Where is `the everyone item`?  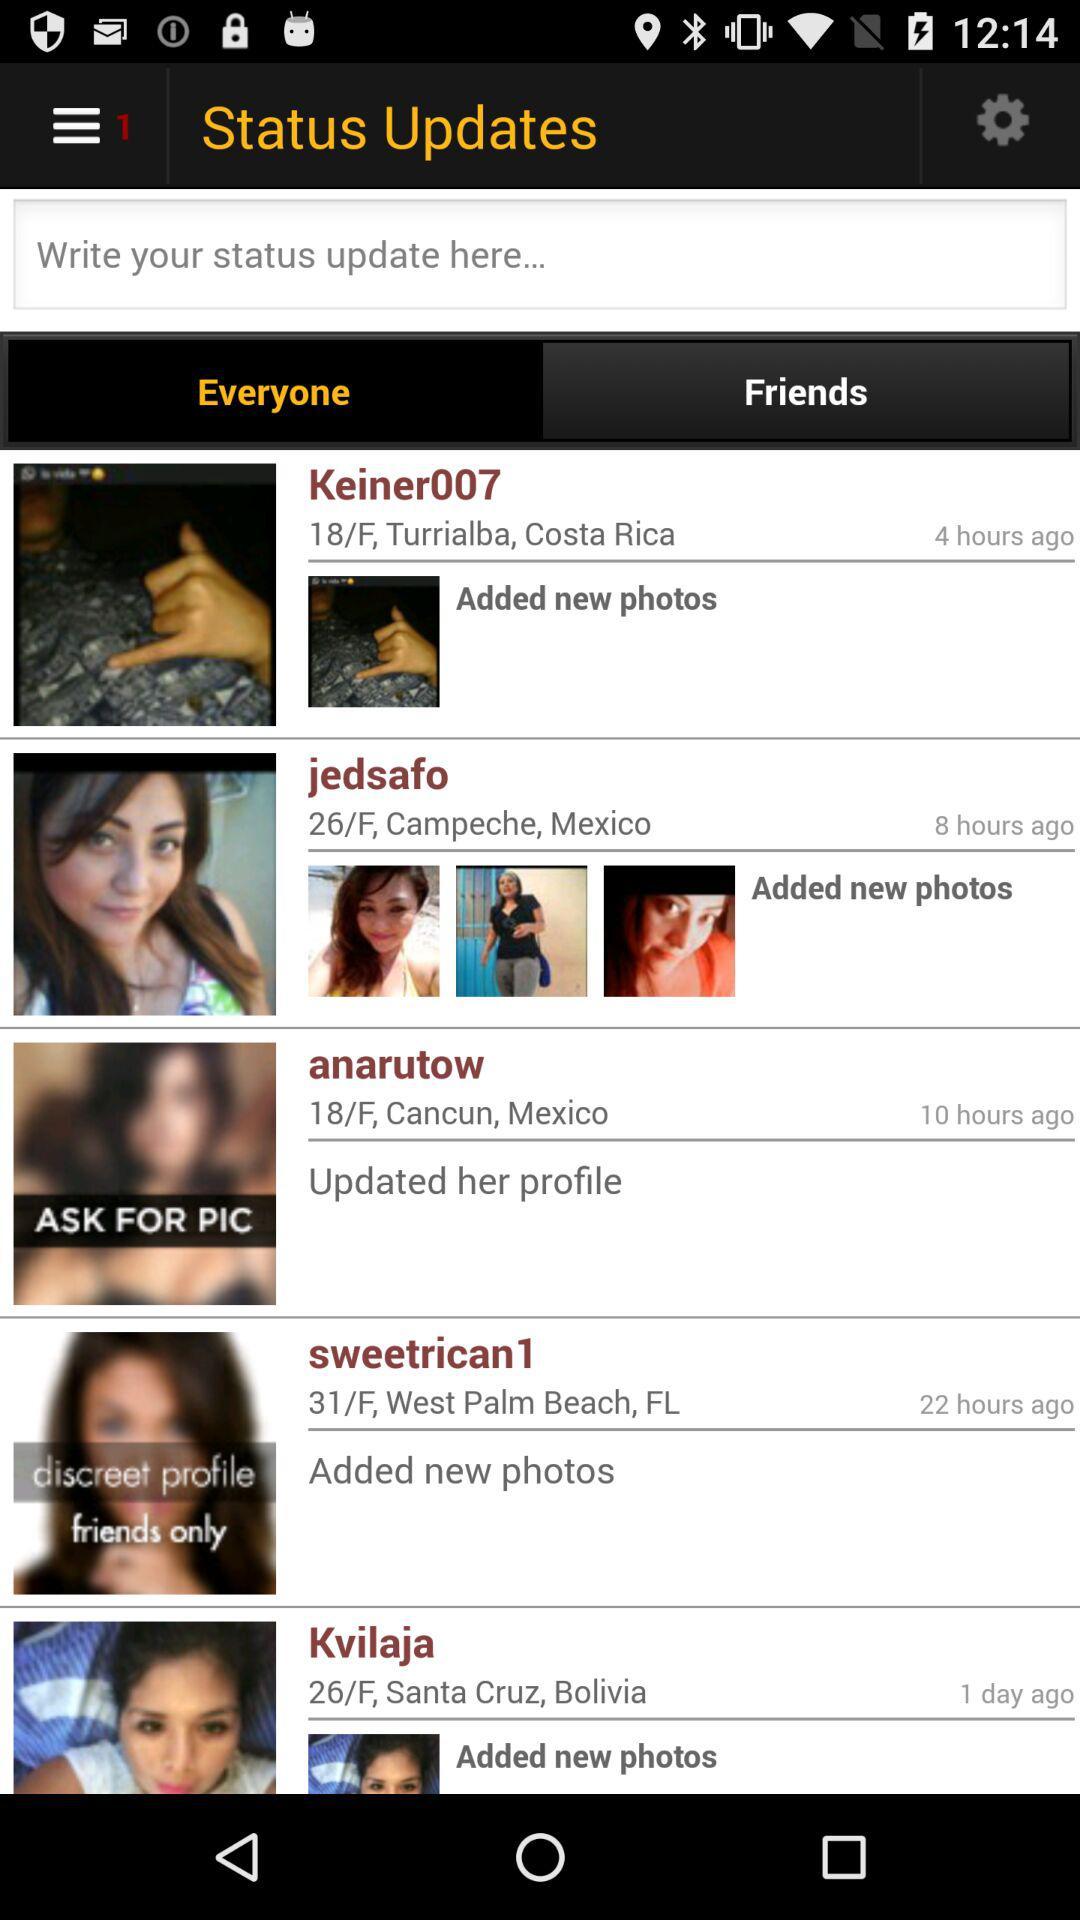 the everyone item is located at coordinates (274, 390).